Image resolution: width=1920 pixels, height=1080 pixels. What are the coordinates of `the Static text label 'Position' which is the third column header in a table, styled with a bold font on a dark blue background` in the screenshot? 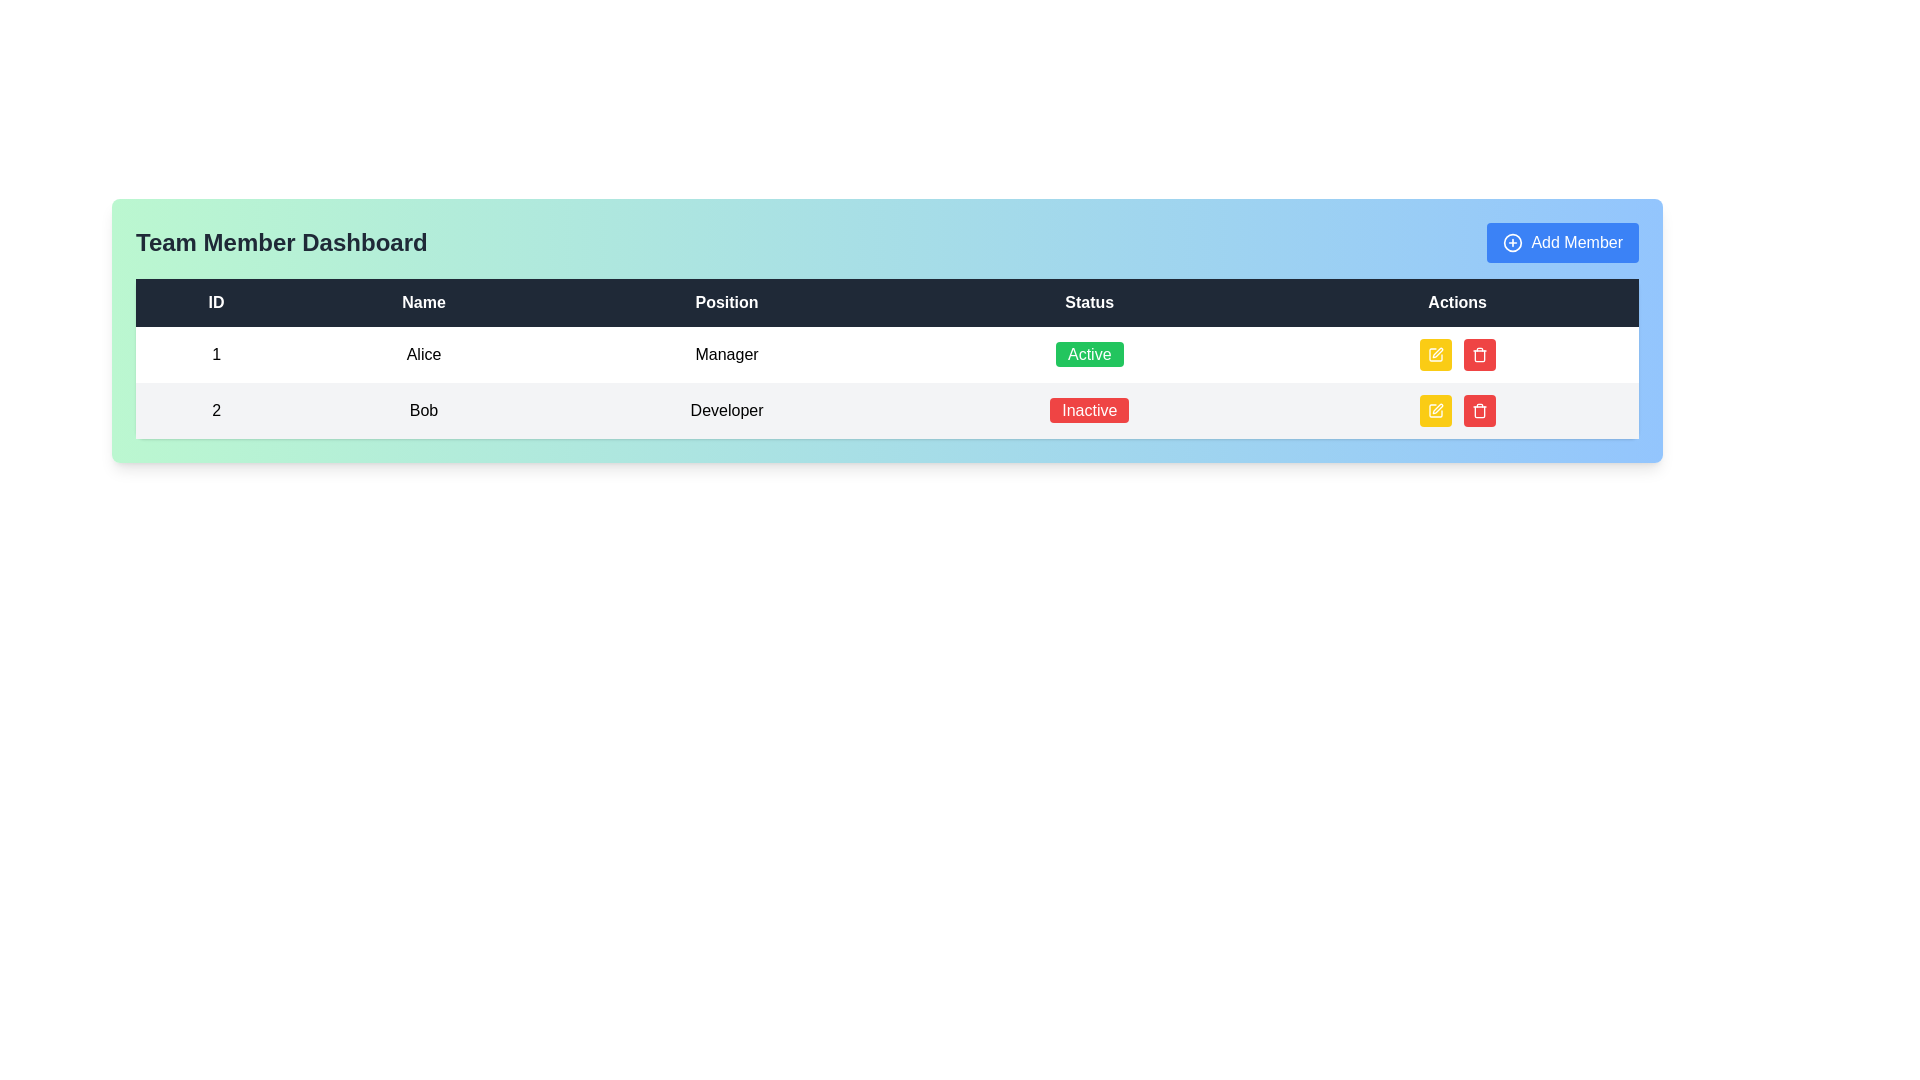 It's located at (726, 303).